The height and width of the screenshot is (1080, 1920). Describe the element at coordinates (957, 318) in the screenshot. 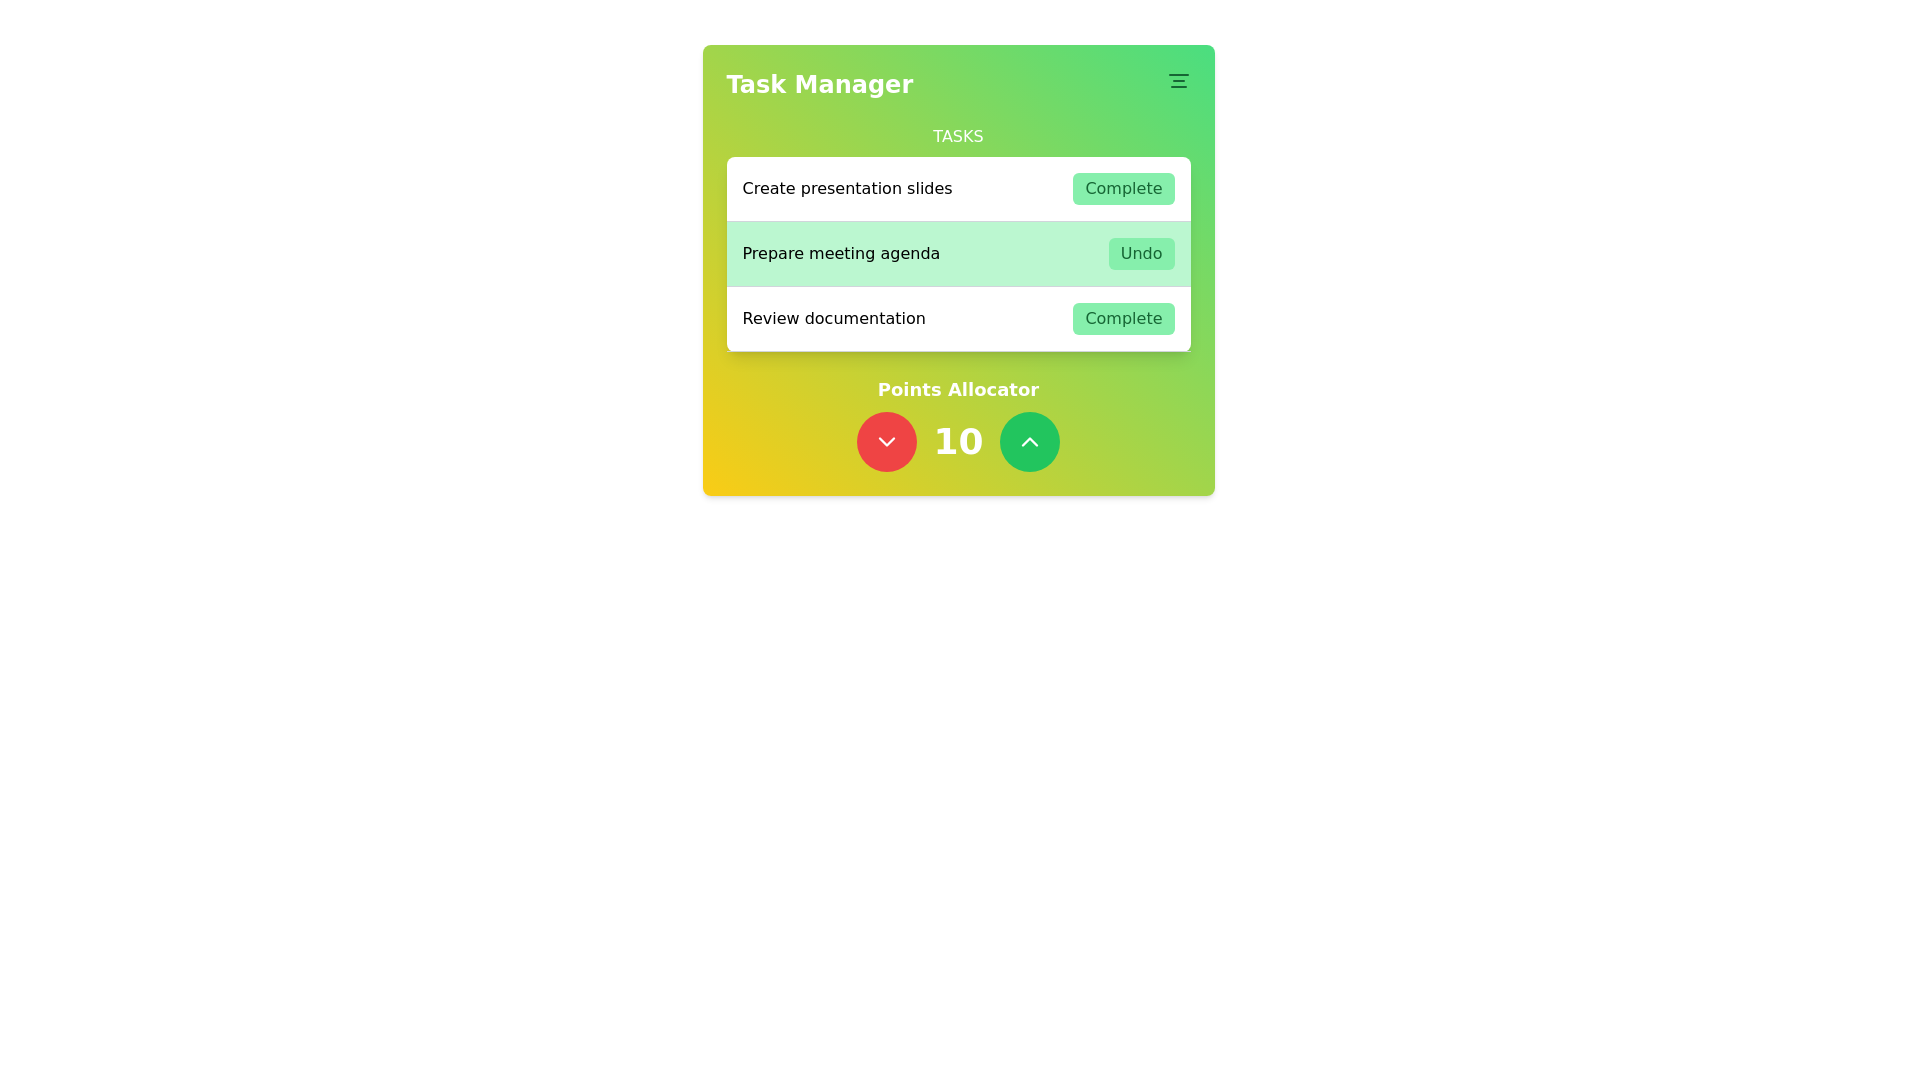

I see `the 'Complete' button with rounded edges and light green background in the third task row labeled 'Review documentation' to mark the task as completed` at that location.